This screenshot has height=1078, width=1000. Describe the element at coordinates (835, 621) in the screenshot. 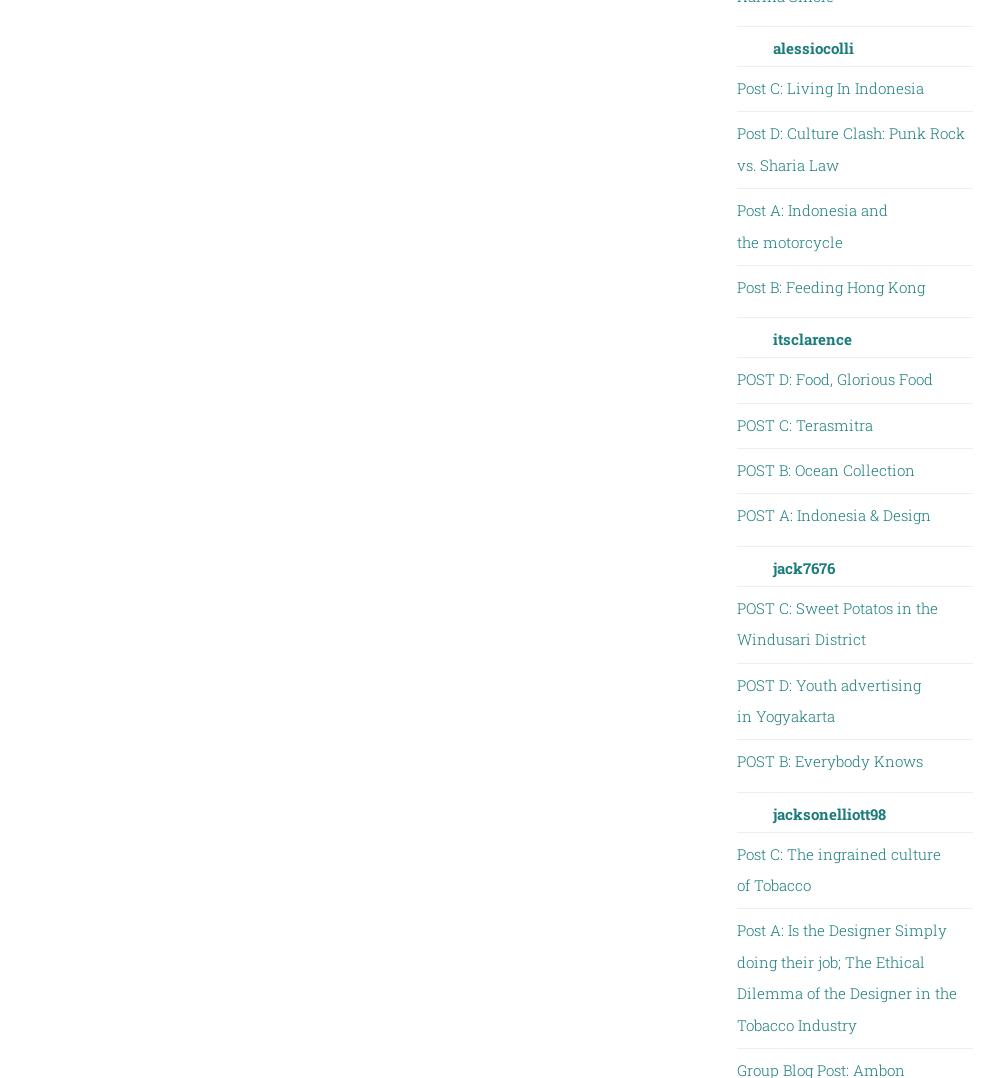

I see `'POST C: Sweet Potatos in the Windusari District'` at that location.